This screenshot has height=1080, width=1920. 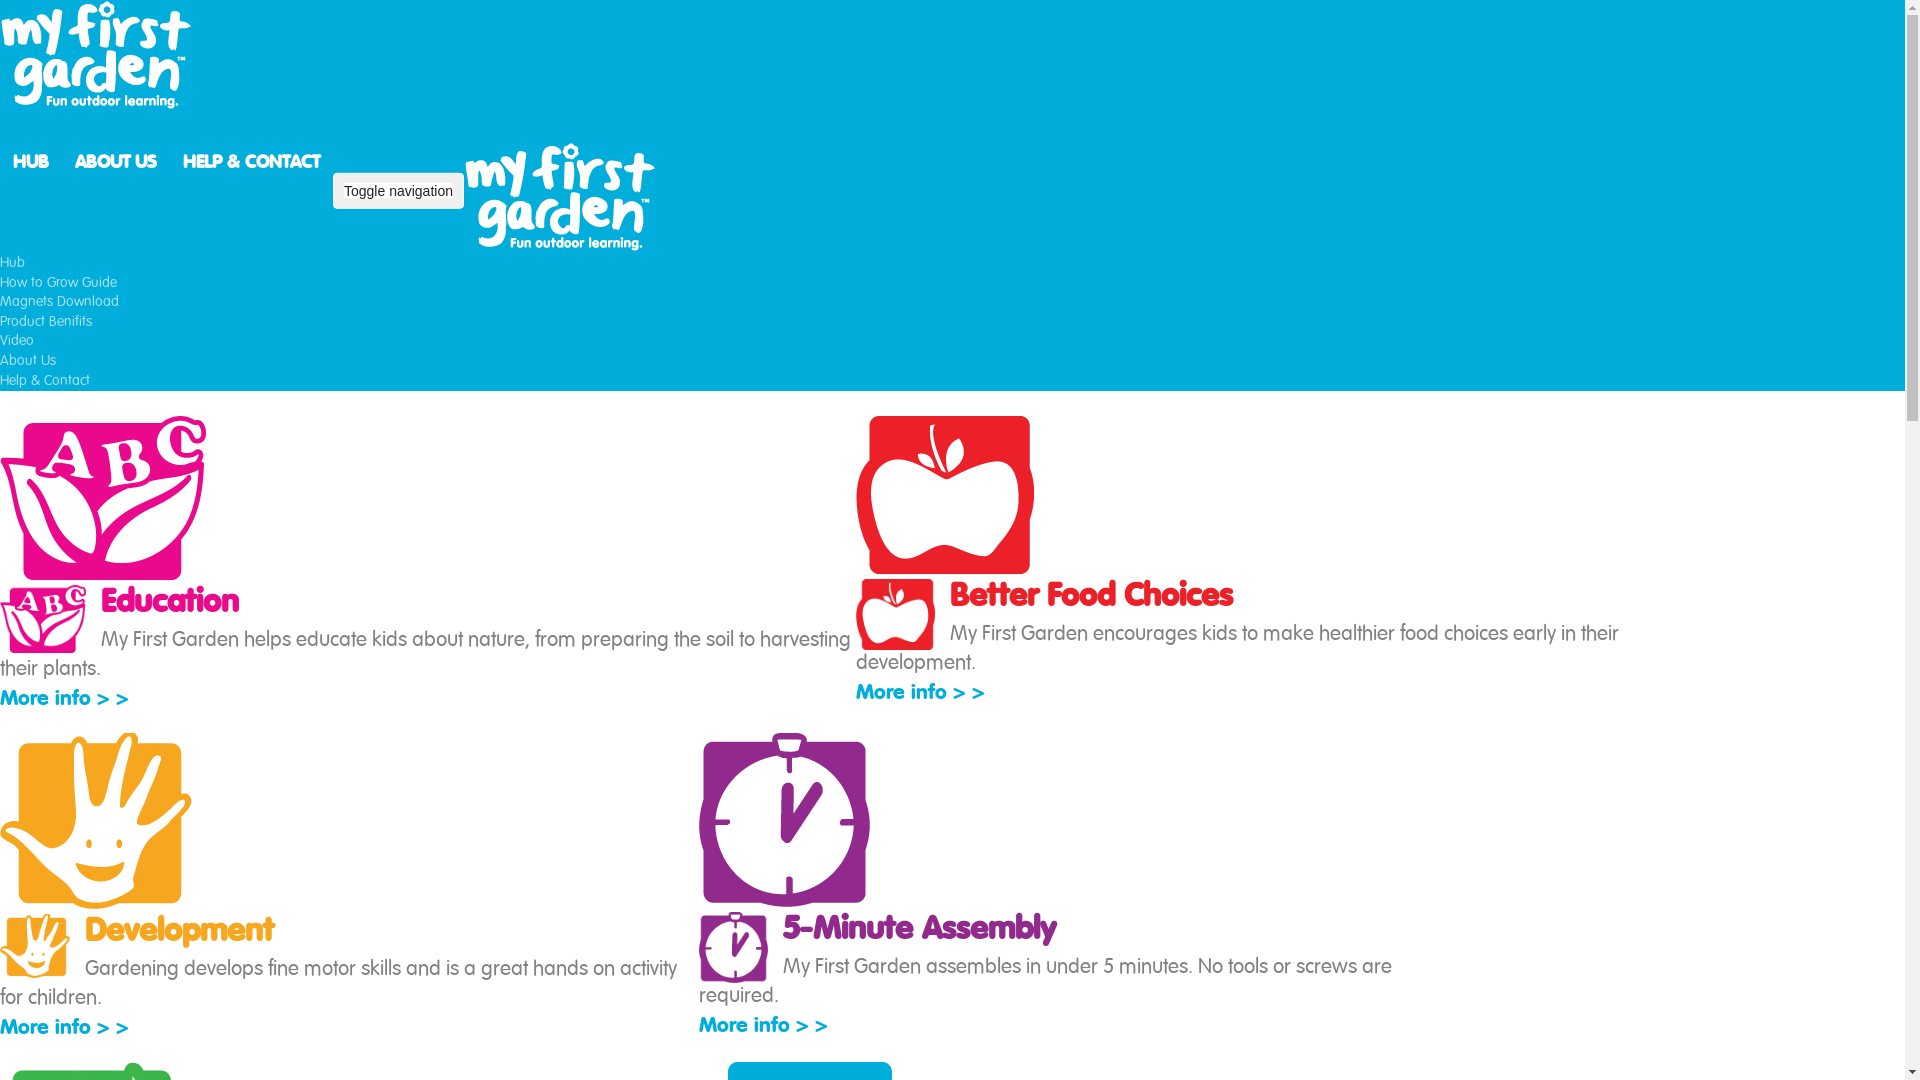 What do you see at coordinates (0, 282) in the screenshot?
I see `'How to Grow Guide'` at bounding box center [0, 282].